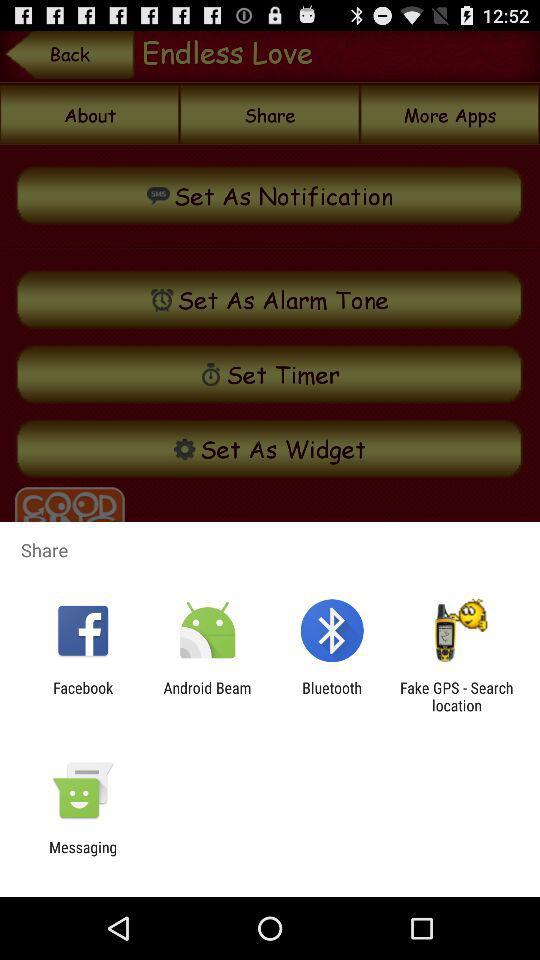  Describe the element at coordinates (82, 696) in the screenshot. I see `the item next to android beam icon` at that location.